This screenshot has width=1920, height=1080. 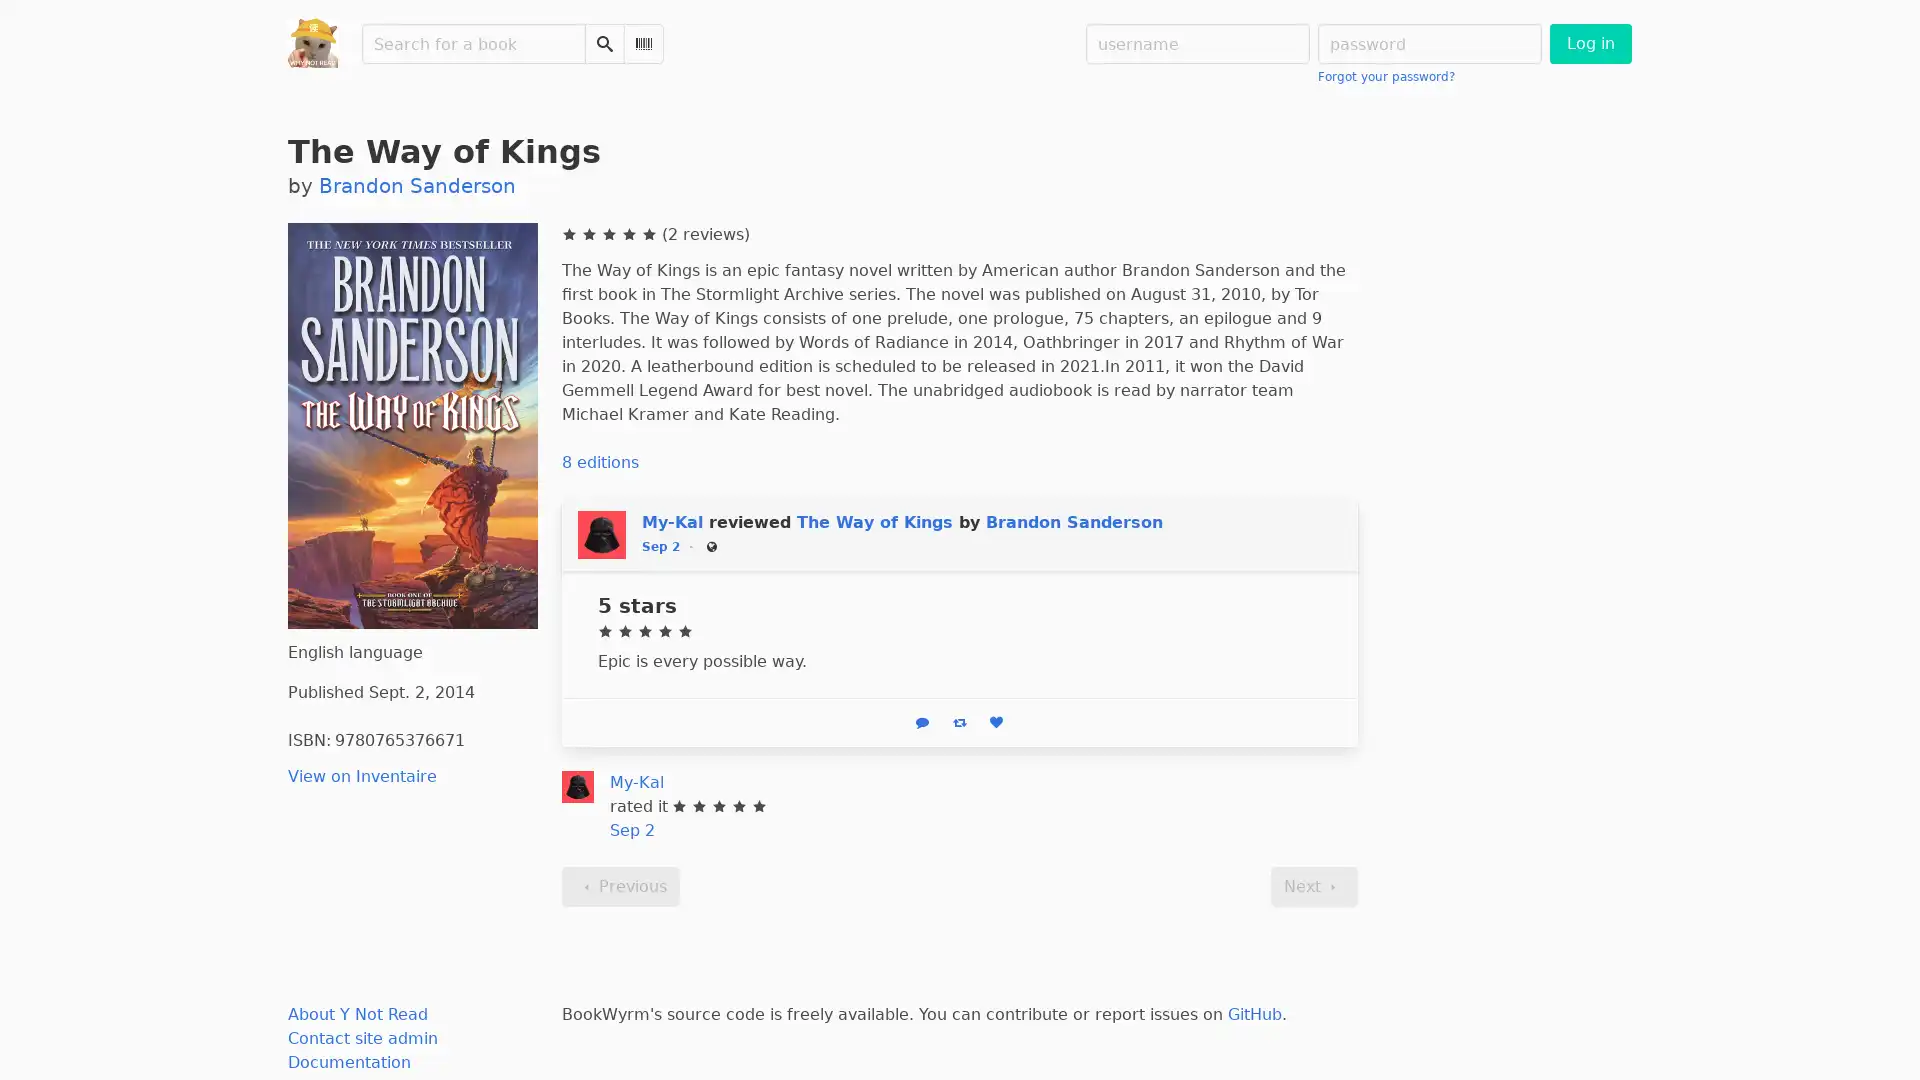 What do you see at coordinates (411, 424) in the screenshot?
I see `The Way of Kings (2014) Click to enlarge` at bounding box center [411, 424].